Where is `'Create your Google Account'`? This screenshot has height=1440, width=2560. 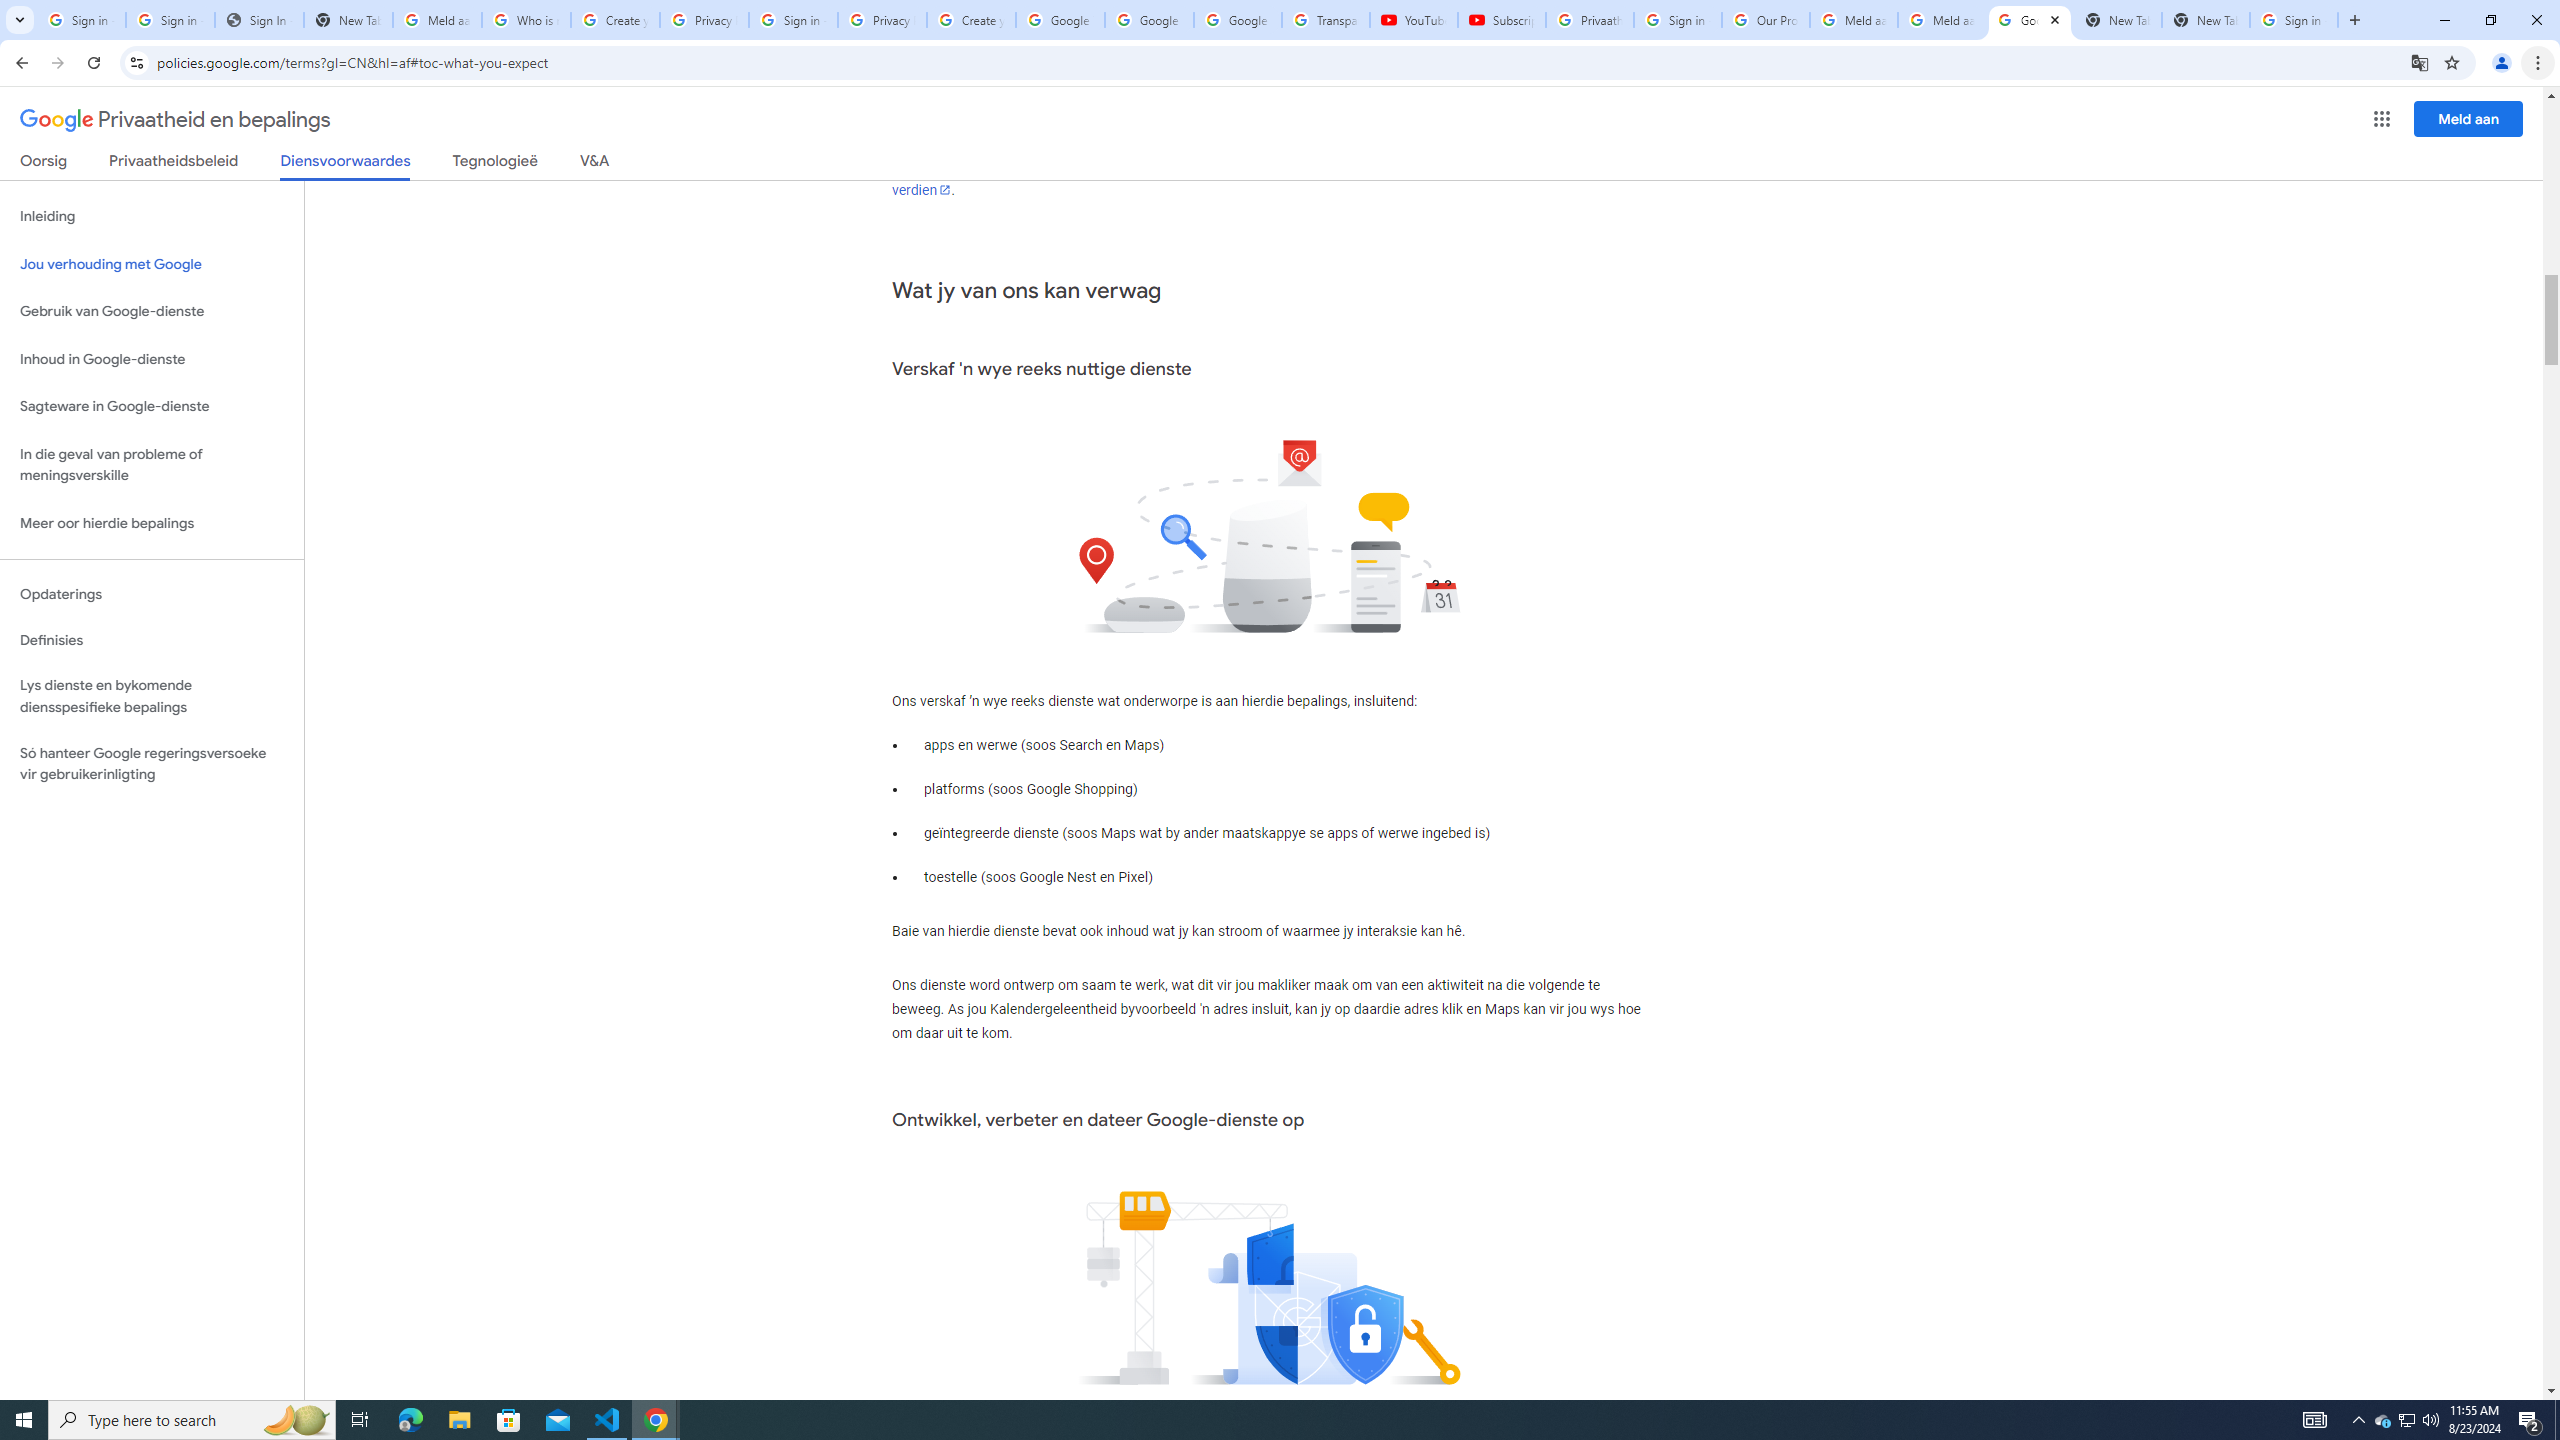 'Create your Google Account' is located at coordinates (970, 19).